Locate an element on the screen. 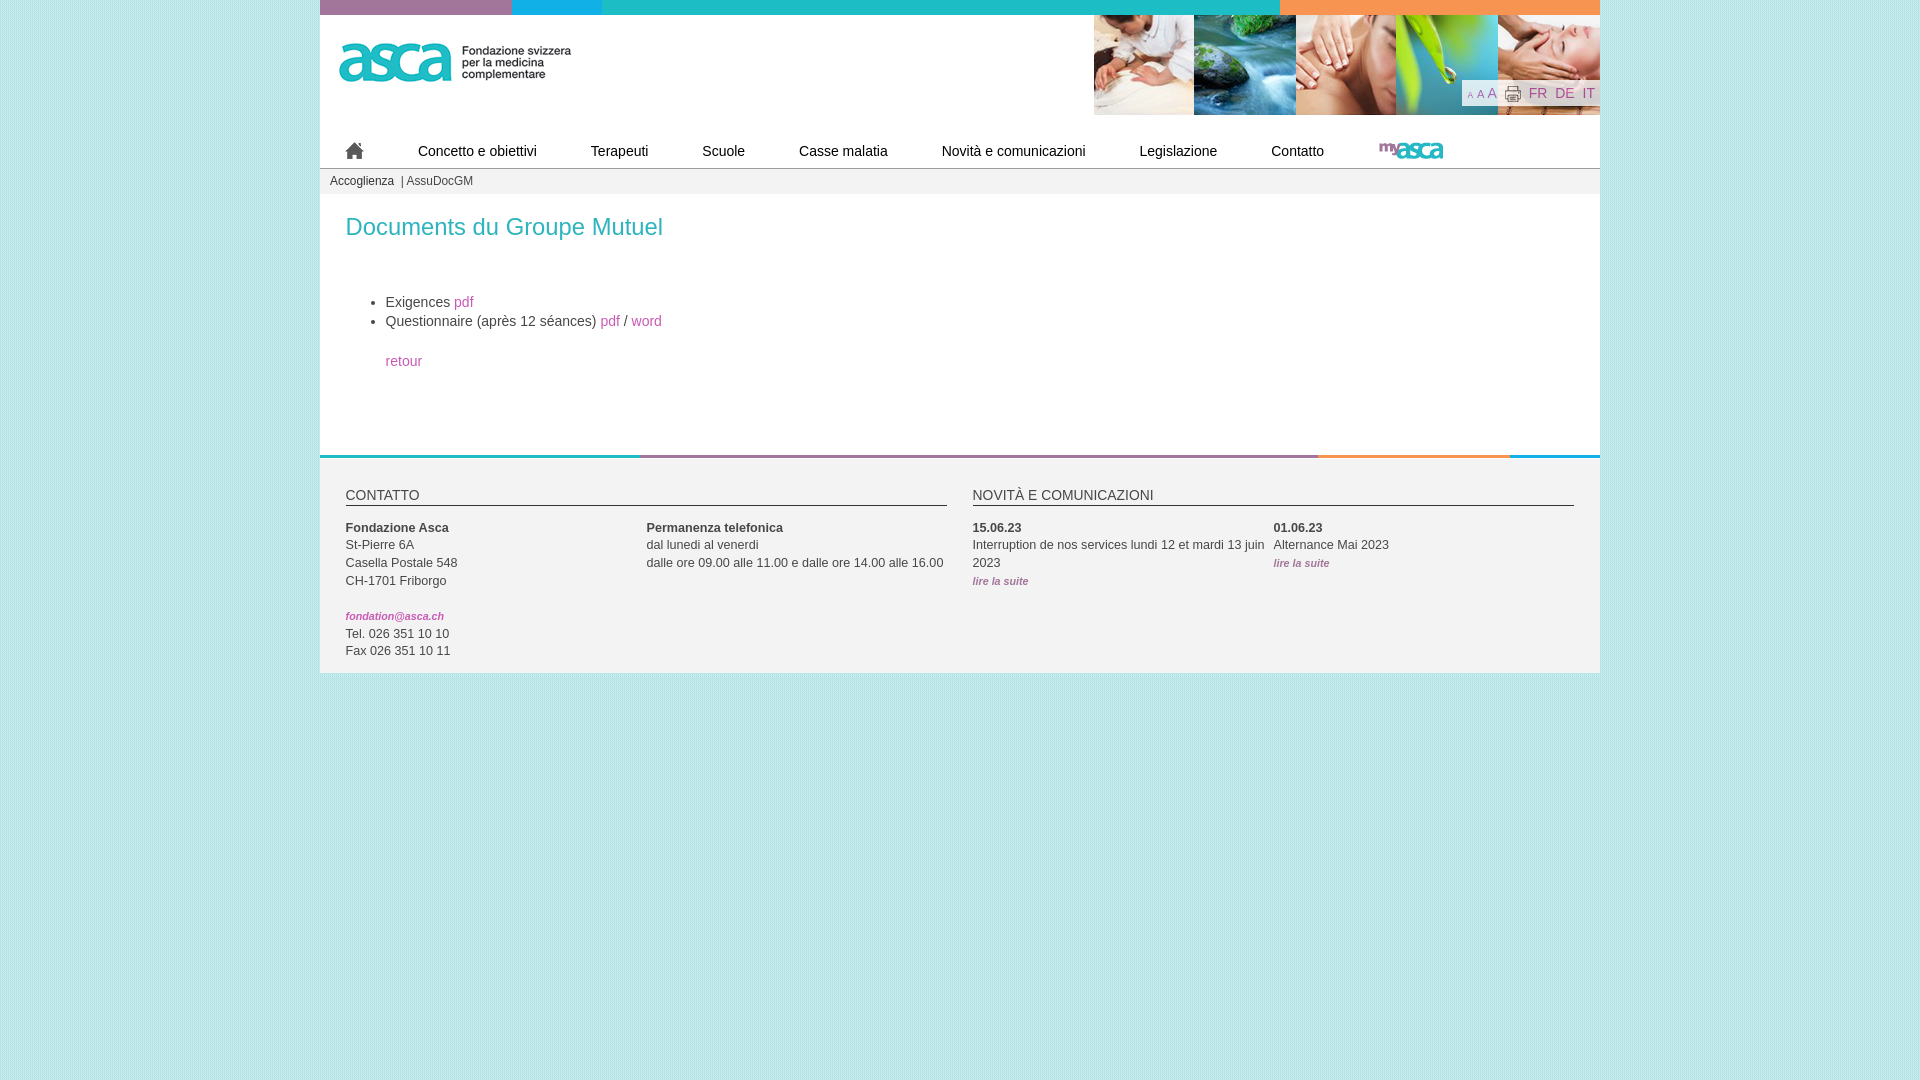 The width and height of the screenshot is (1920, 1080). 'Concetto e obiettivi' is located at coordinates (393, 150).